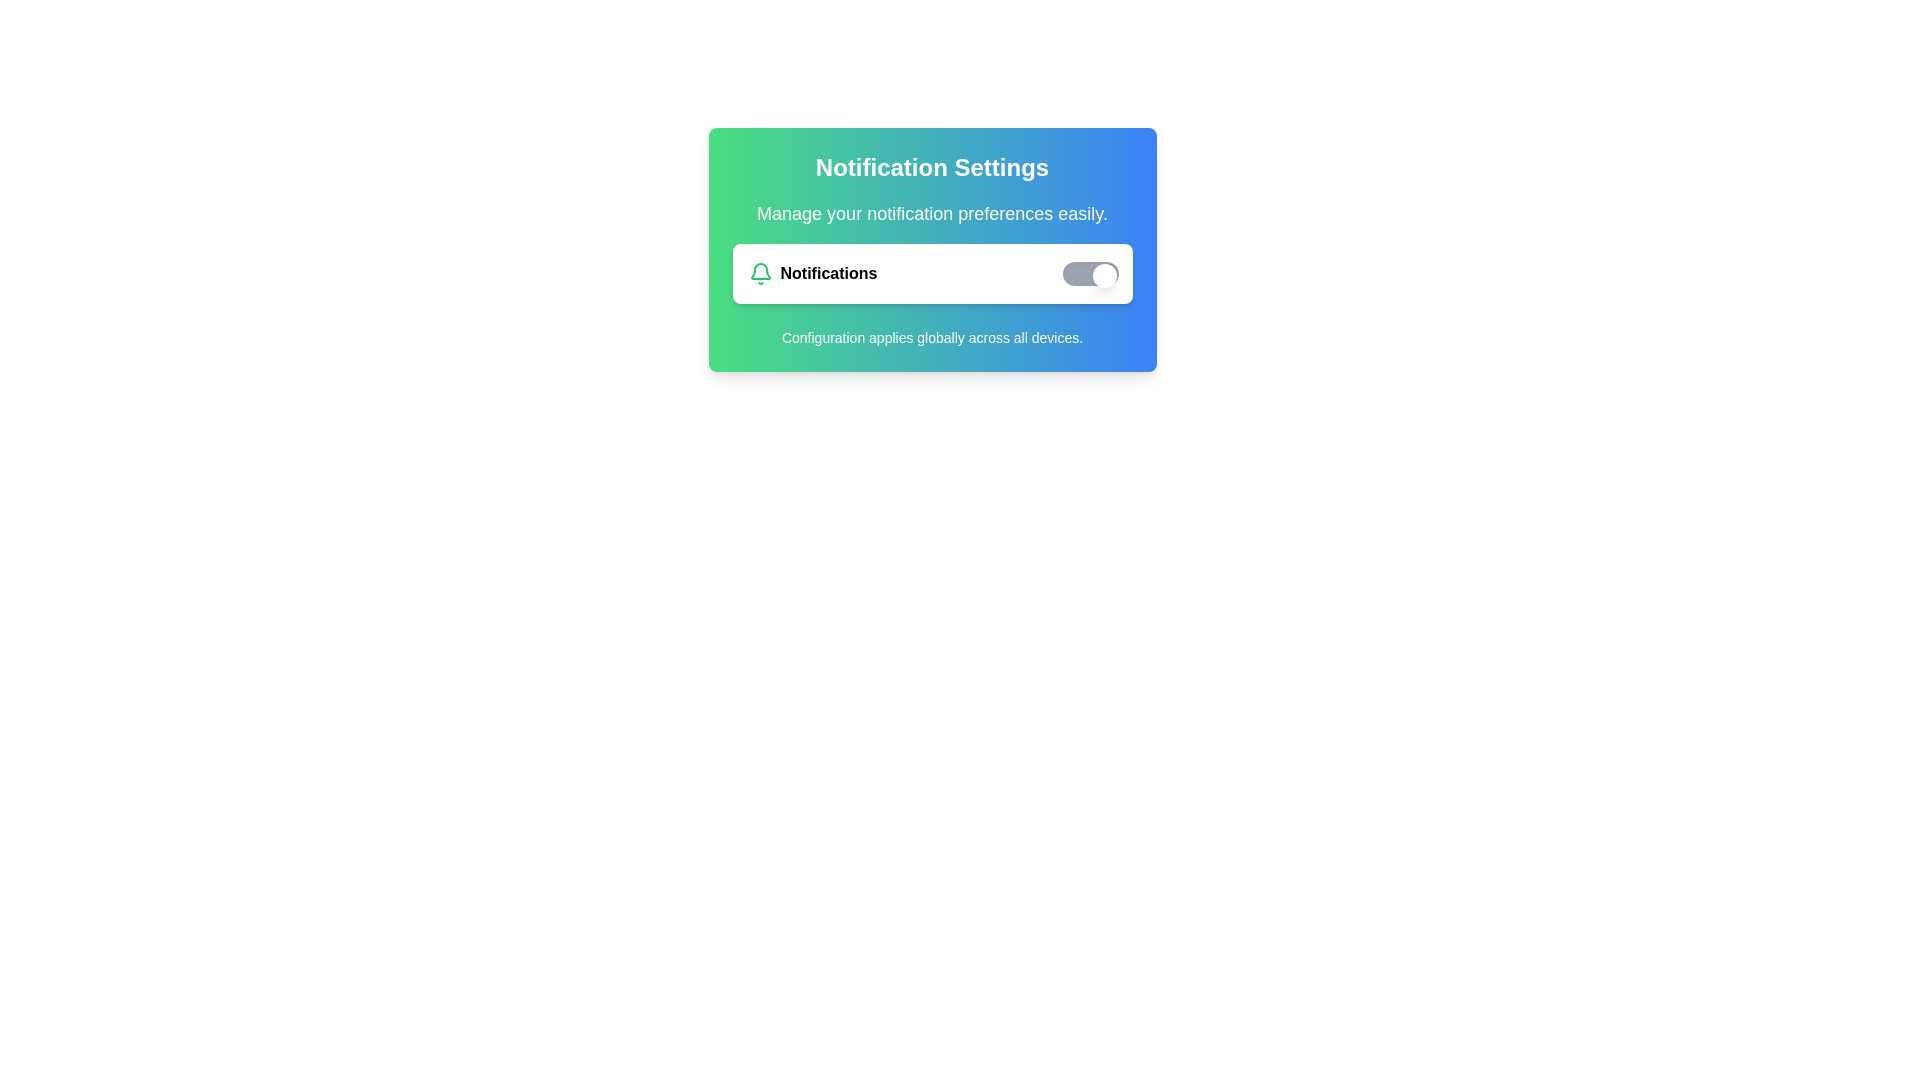  Describe the element at coordinates (1087, 273) in the screenshot. I see `the circular knob of the toggle switch located next` at that location.